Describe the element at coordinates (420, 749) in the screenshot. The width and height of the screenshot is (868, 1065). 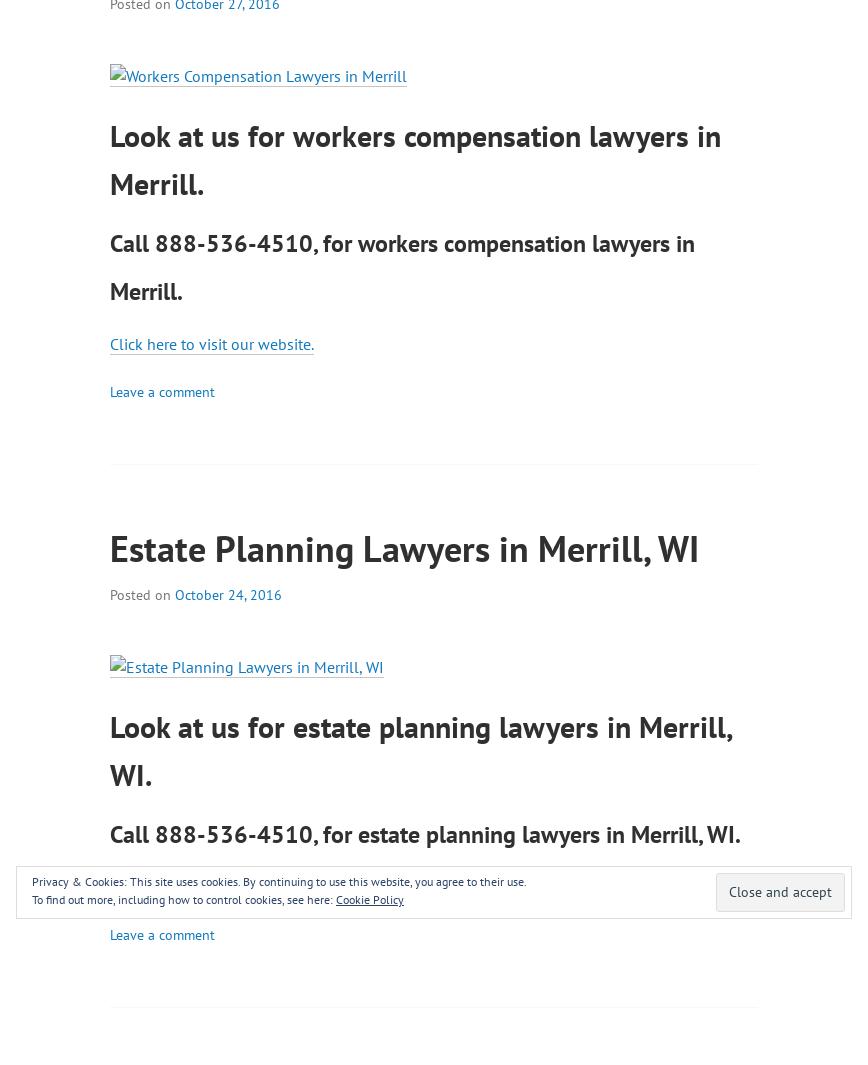
I see `'Look at us for estate planning lawyers in Merrill, WI.'` at that location.